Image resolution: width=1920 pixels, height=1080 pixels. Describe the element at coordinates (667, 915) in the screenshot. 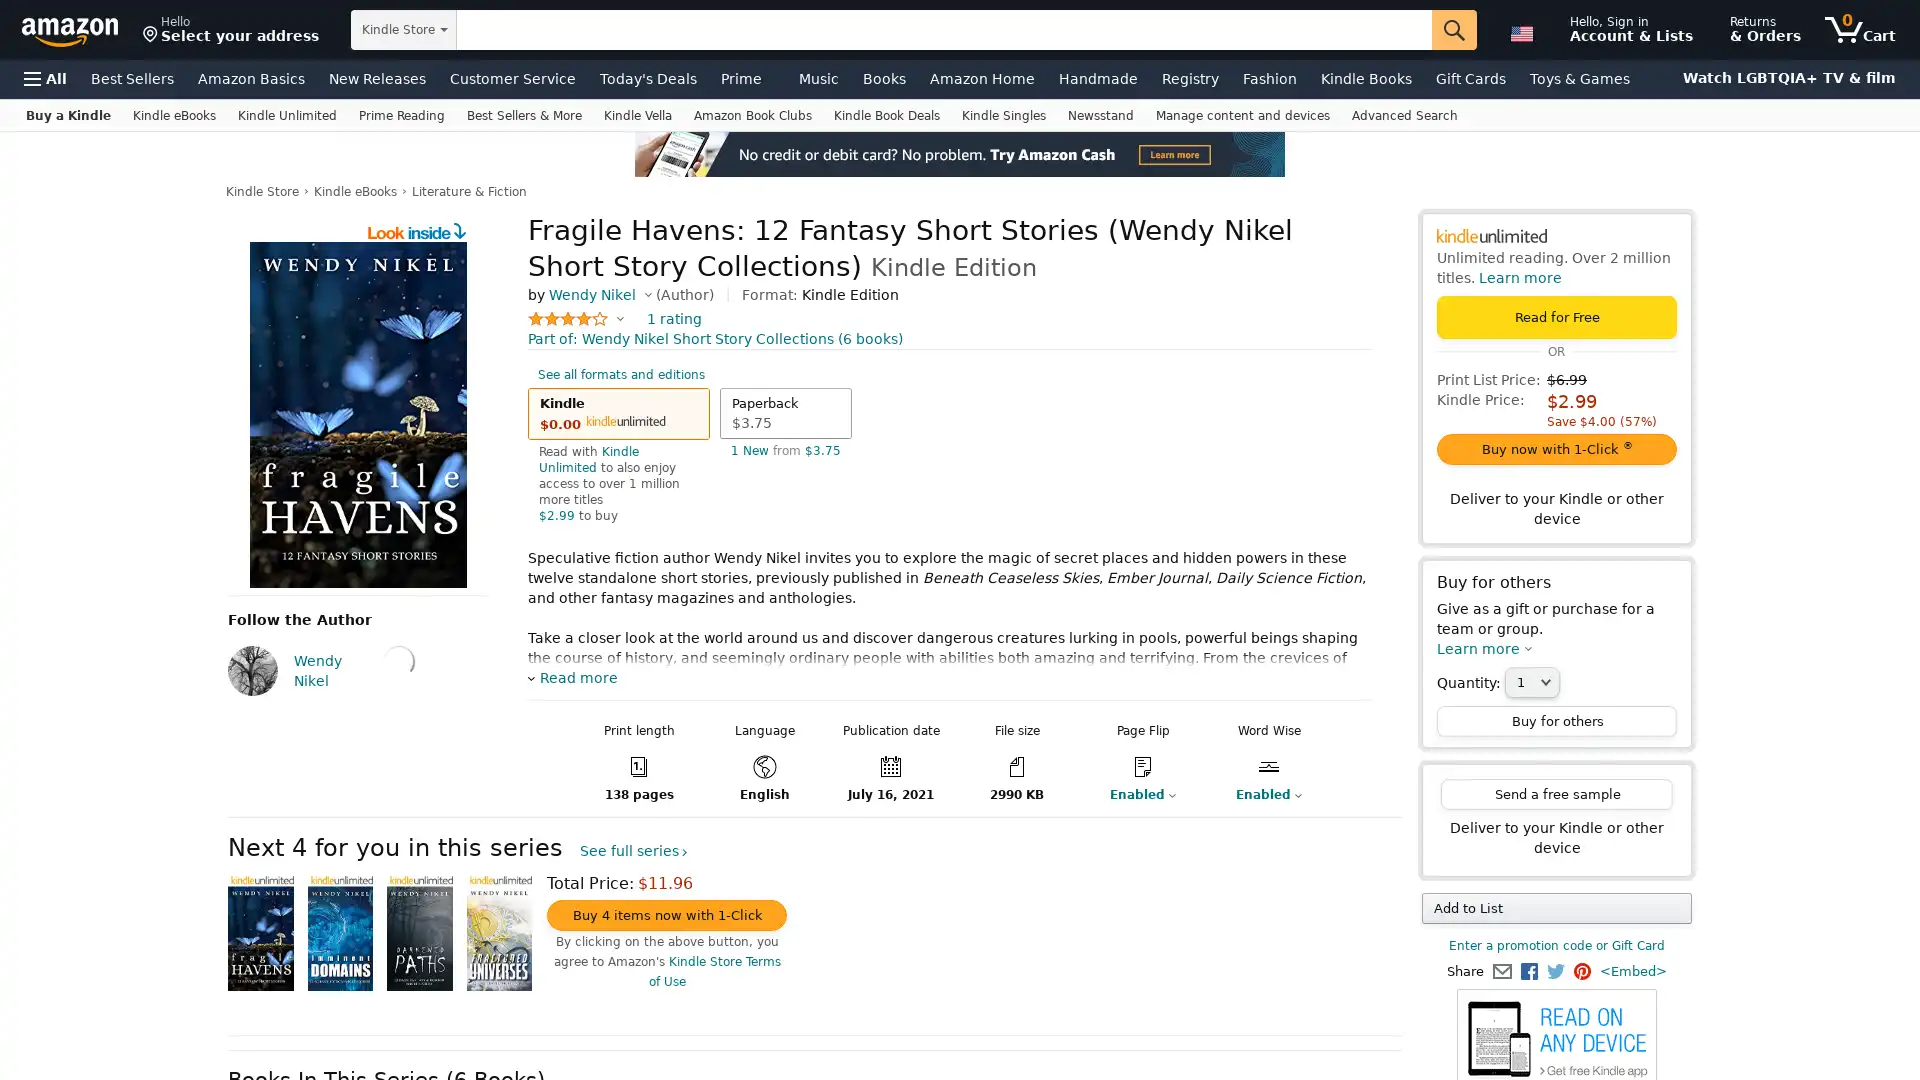

I see `Buy 4 items now with 1-Click` at that location.